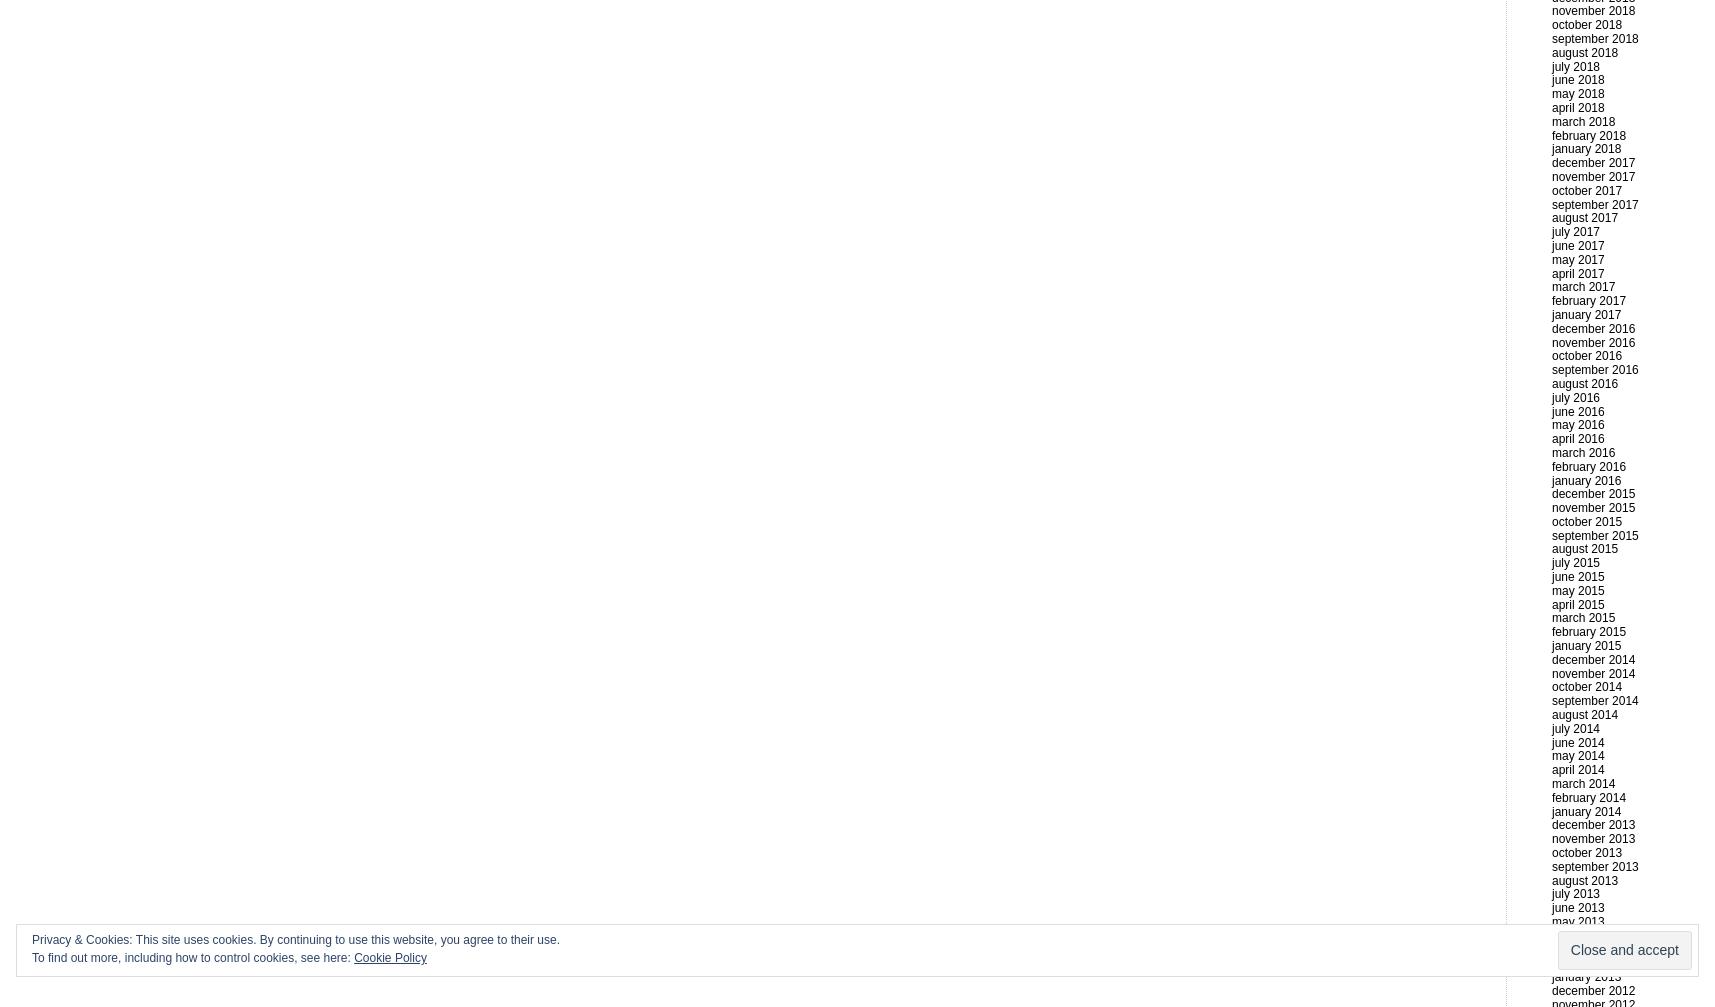 The image size is (1715, 1007). I want to click on 'September 2015', so click(1594, 534).